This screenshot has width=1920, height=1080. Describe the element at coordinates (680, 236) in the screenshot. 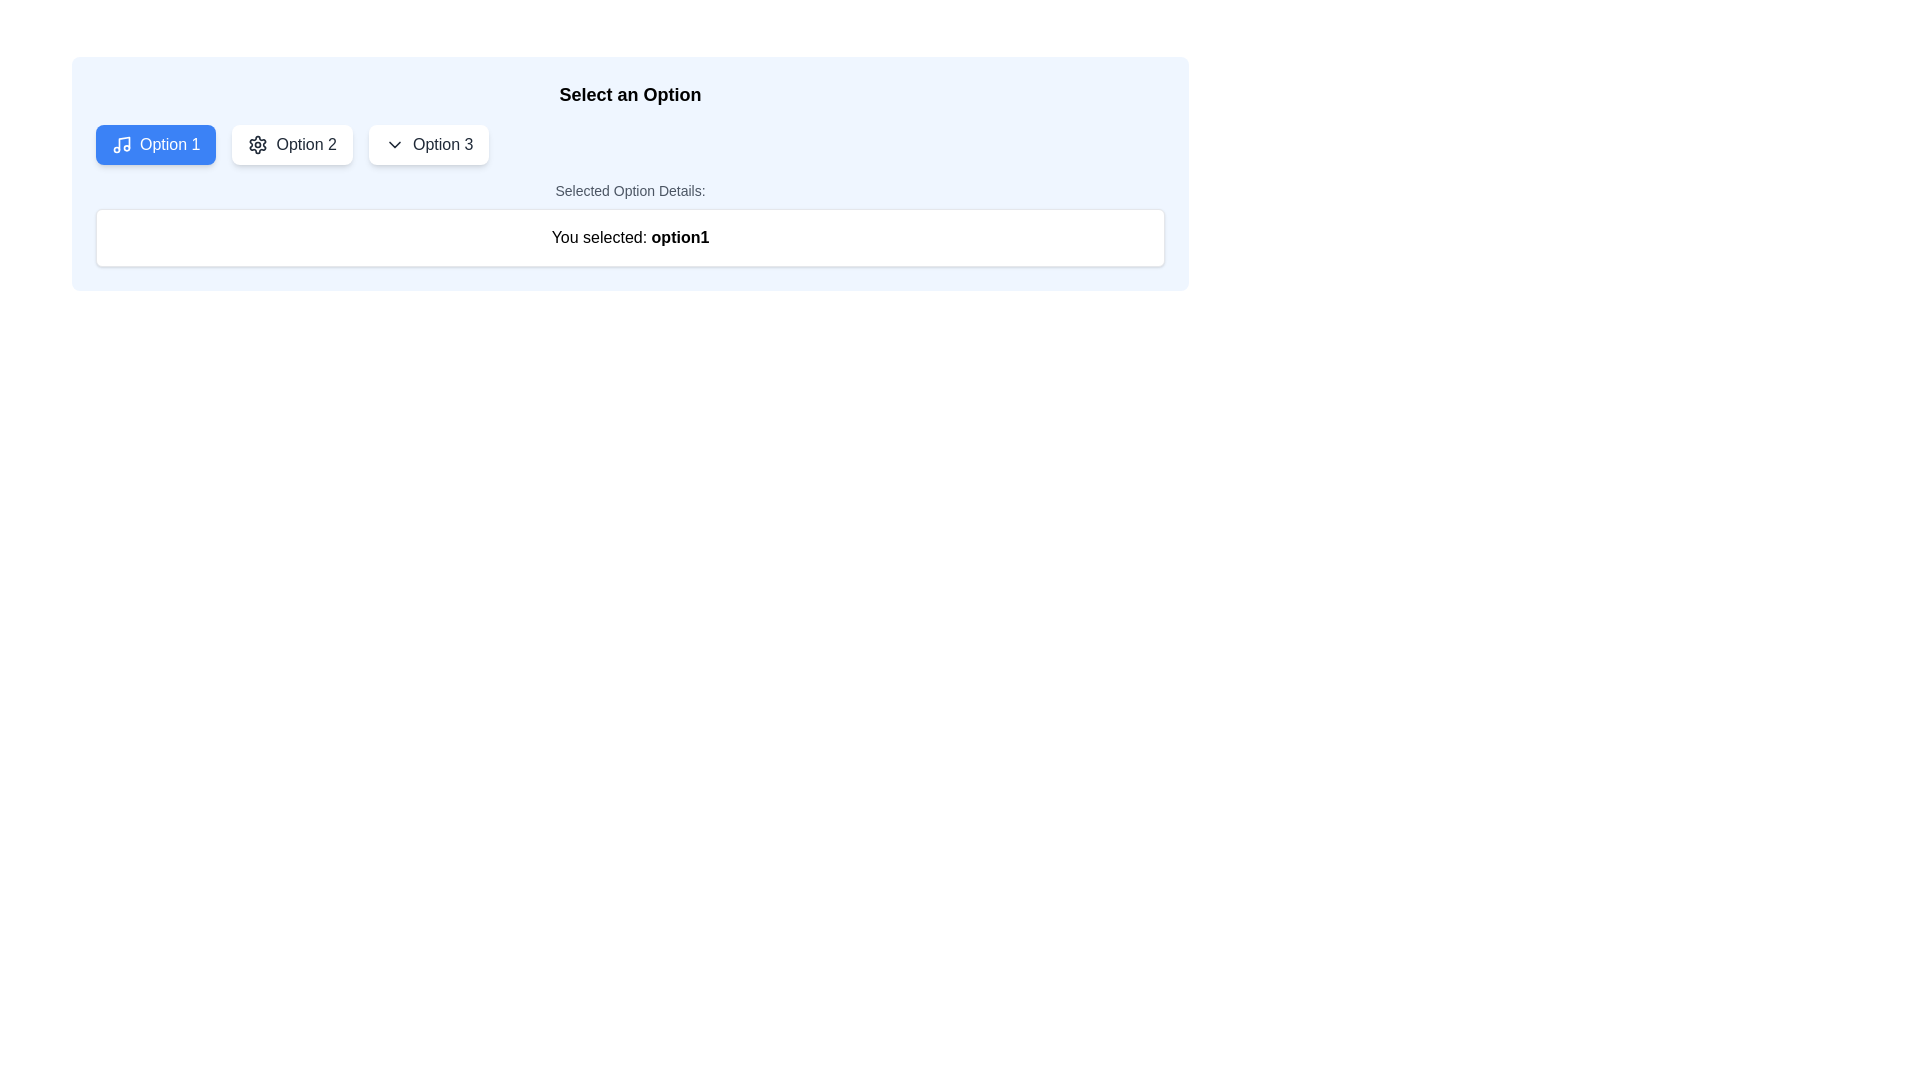

I see `text displayed in the Text Label that confirms the user's choice, which currently shows 'option1'` at that location.